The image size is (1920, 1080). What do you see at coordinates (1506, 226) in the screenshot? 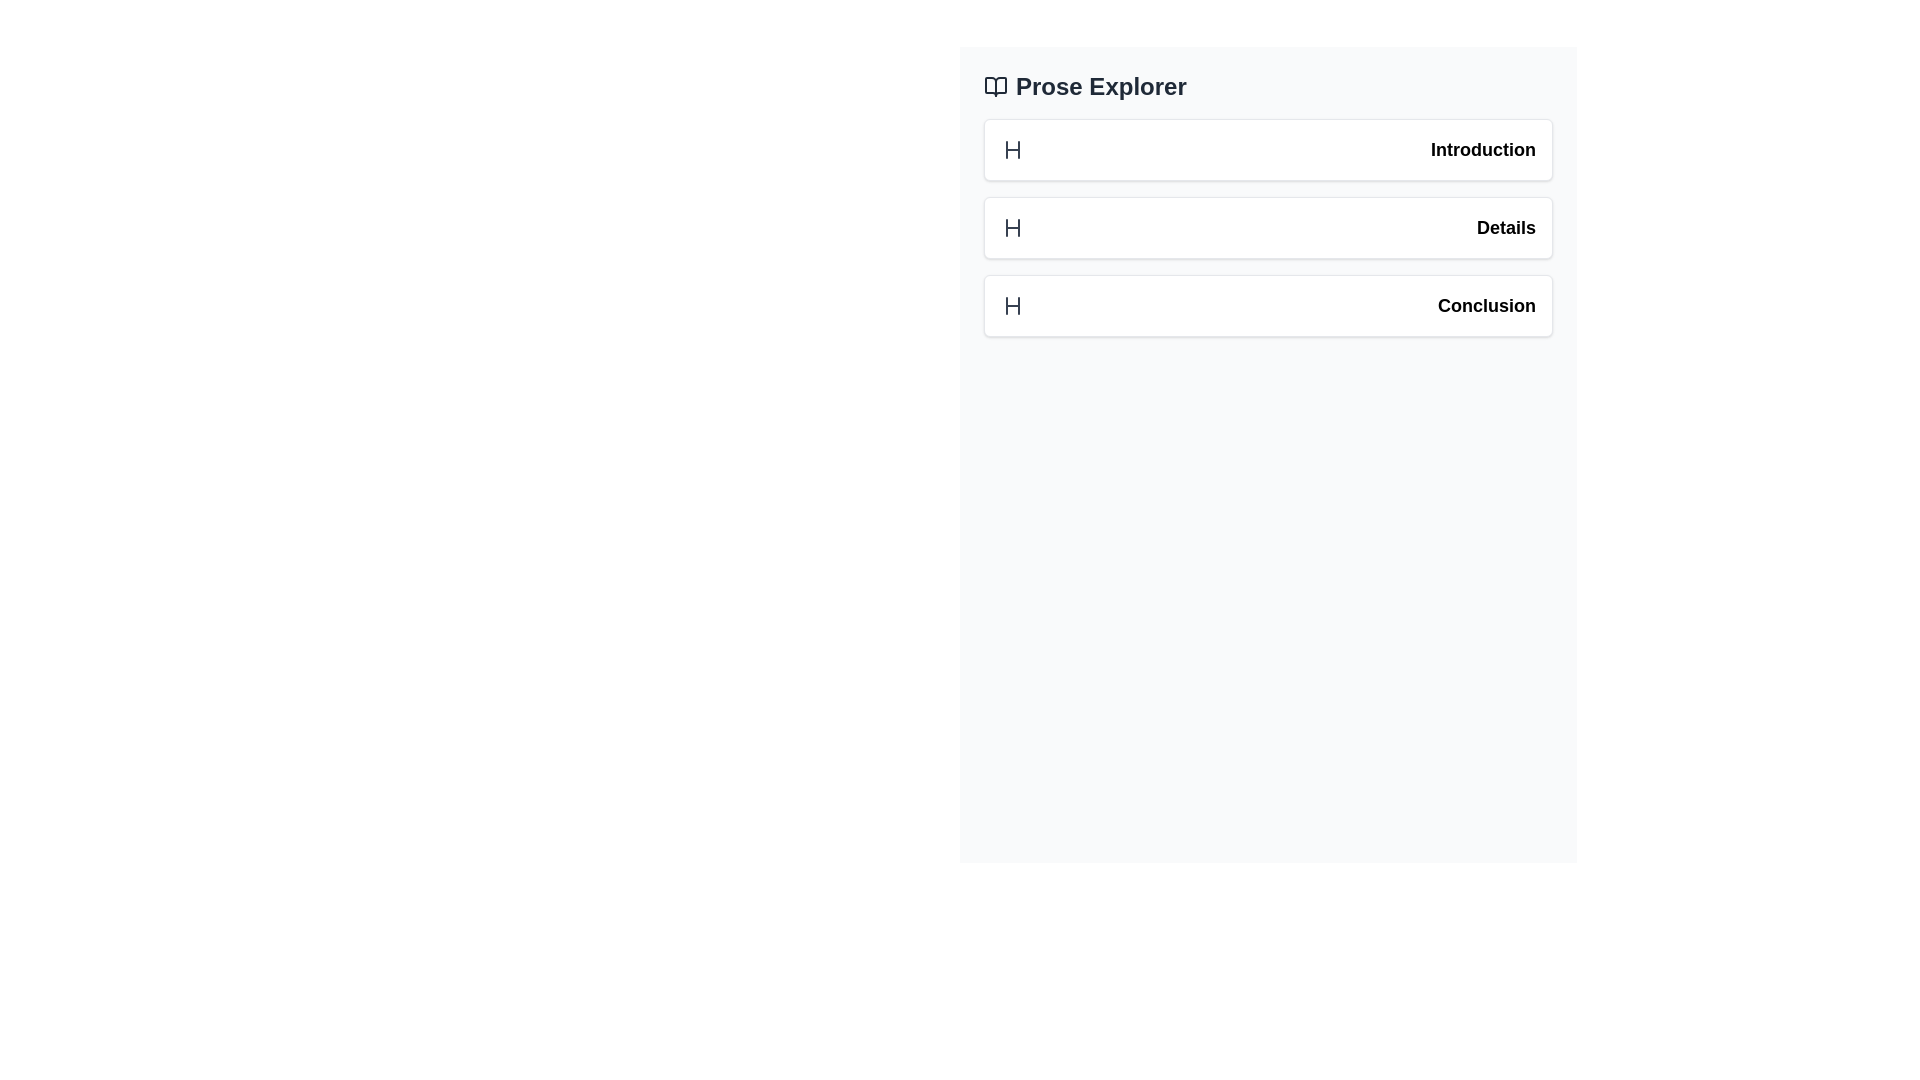
I see `the 'Details' text label, which is styled in bold and larger font, located on the right-side end of a horizontal bar adjacent to an identifiable icon` at bounding box center [1506, 226].